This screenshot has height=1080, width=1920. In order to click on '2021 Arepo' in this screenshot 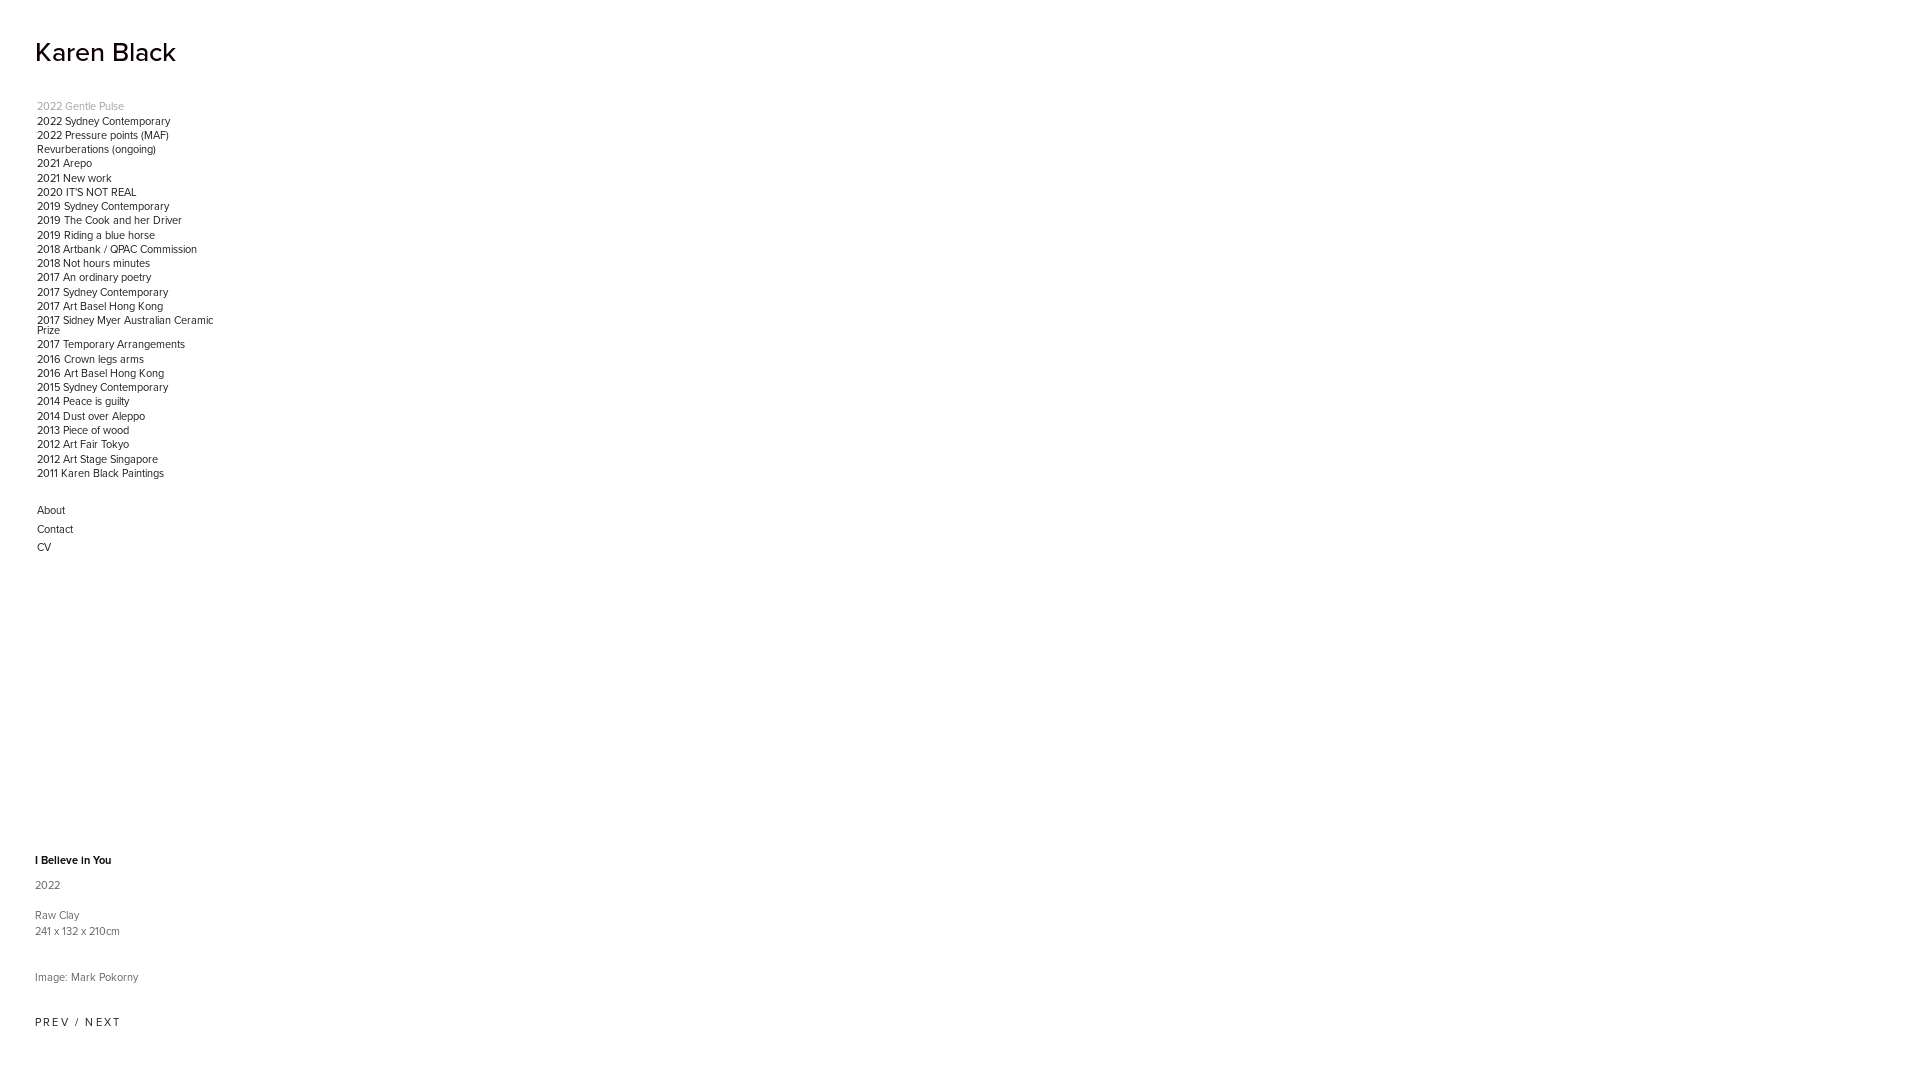, I will do `click(34, 163)`.